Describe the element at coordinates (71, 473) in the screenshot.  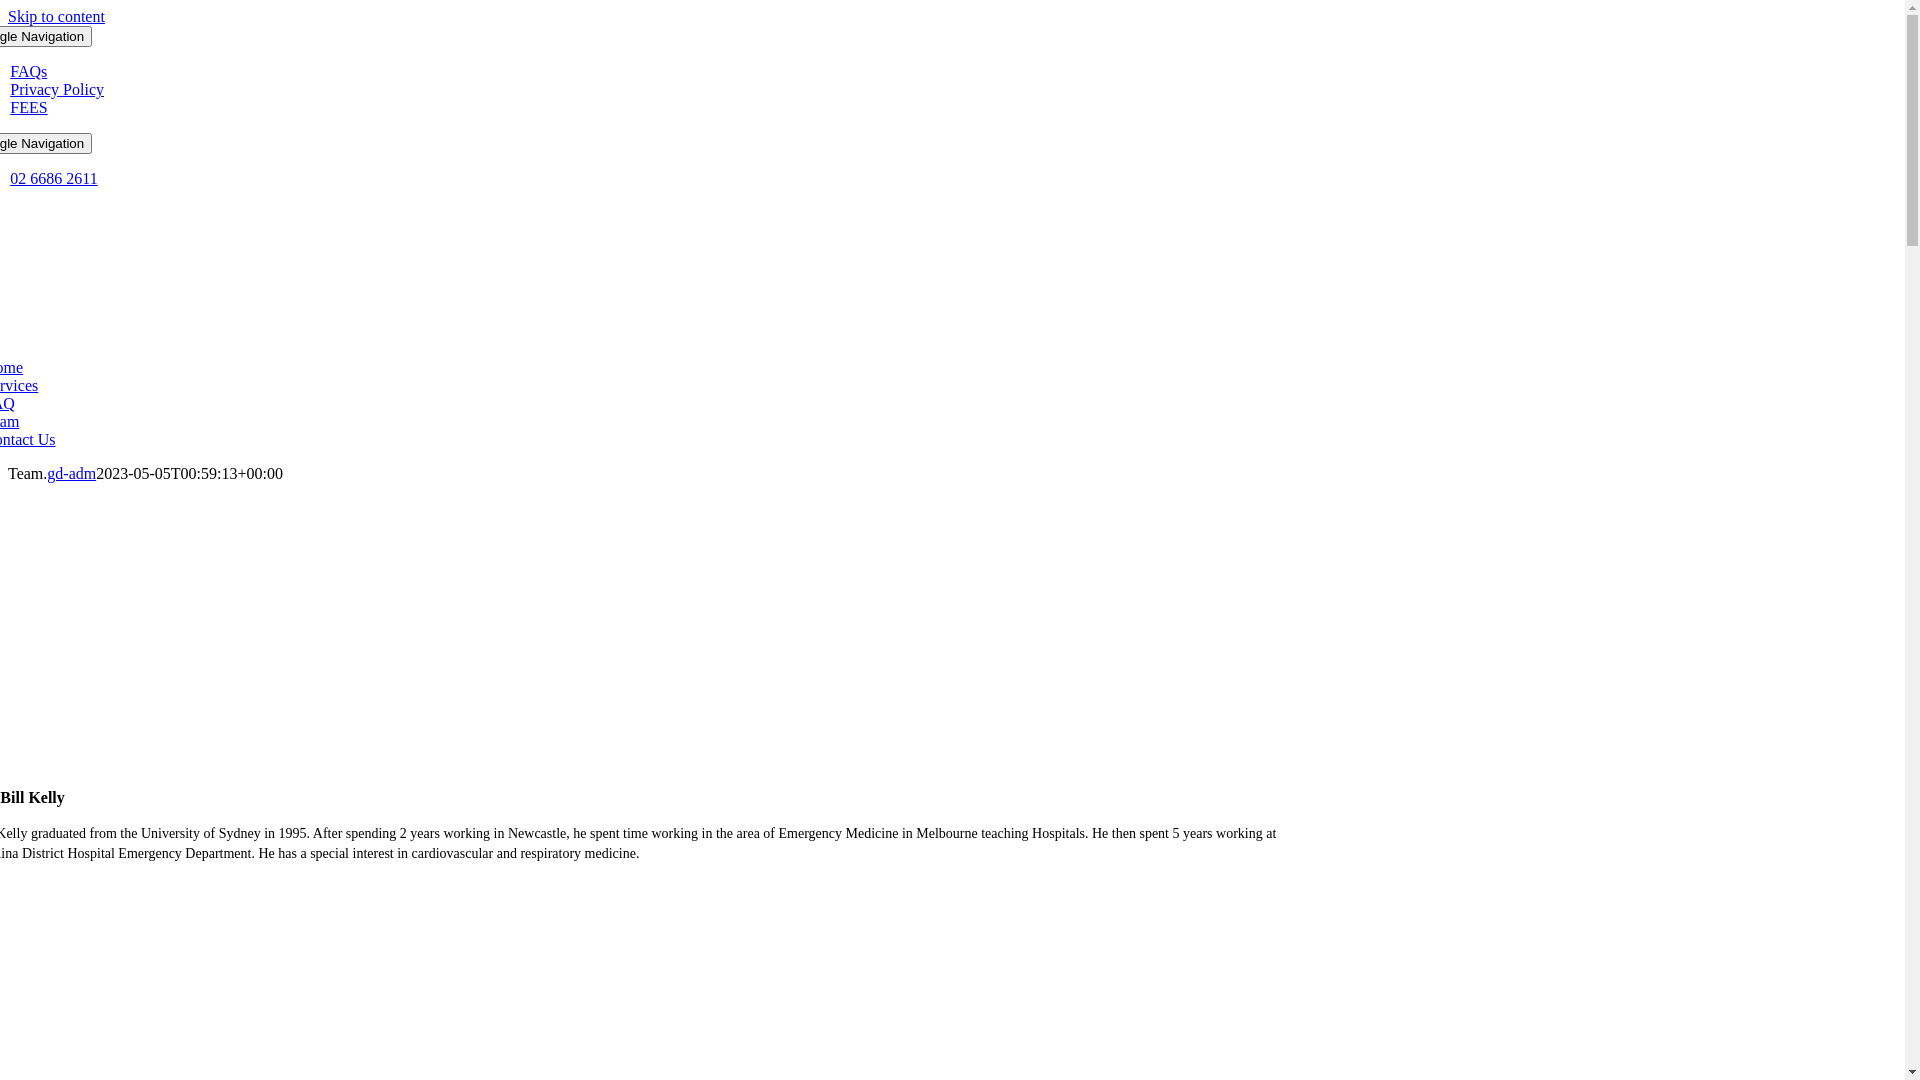
I see `'gd-adm'` at that location.